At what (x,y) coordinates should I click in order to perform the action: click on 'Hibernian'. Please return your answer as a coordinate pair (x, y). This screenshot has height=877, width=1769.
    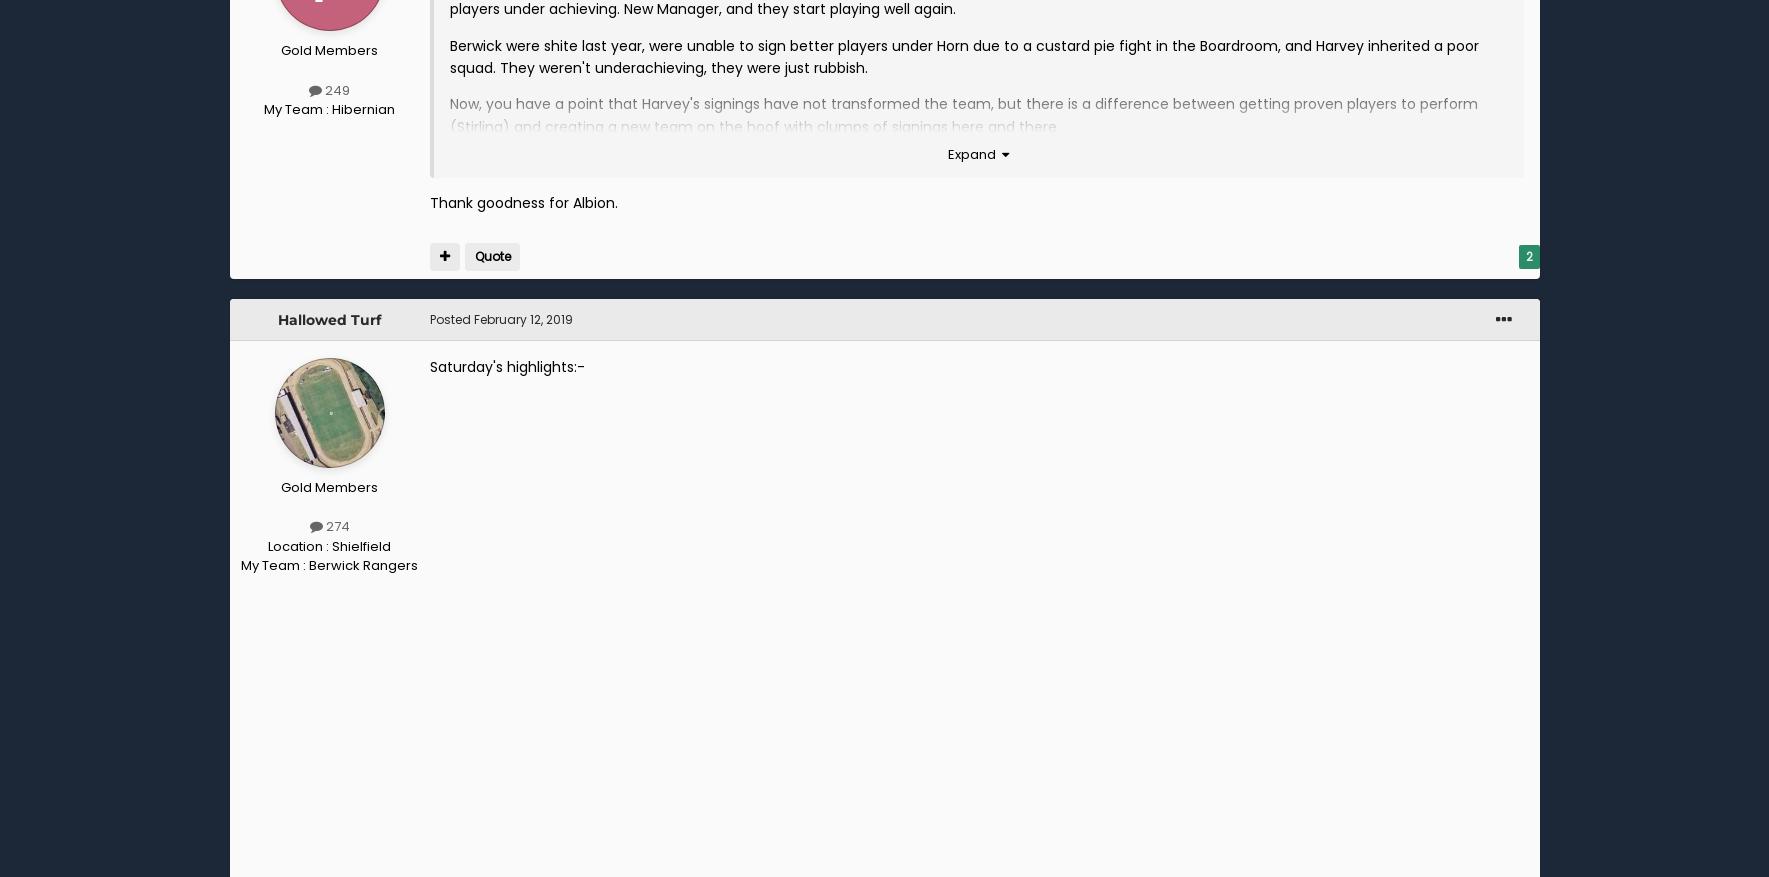
    Looking at the image, I should click on (362, 108).